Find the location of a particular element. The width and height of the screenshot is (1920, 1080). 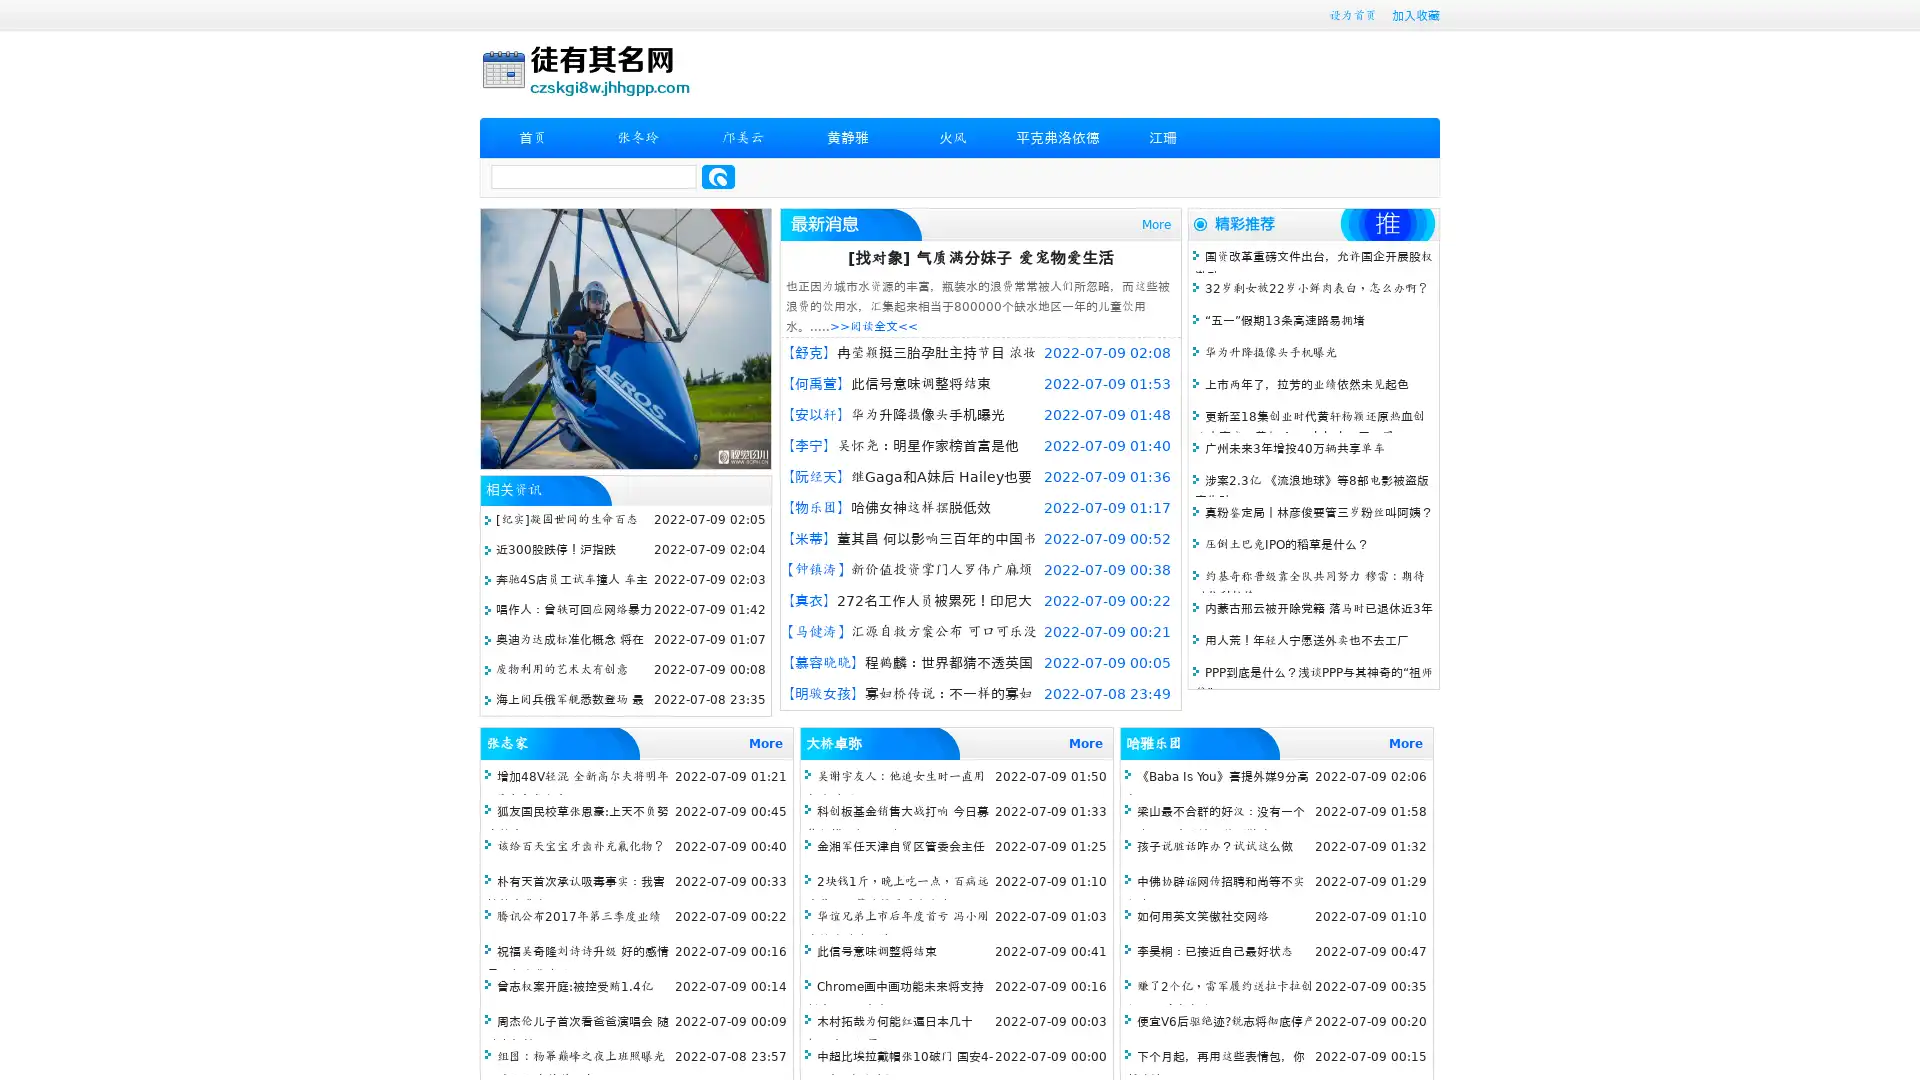

Search is located at coordinates (718, 176).